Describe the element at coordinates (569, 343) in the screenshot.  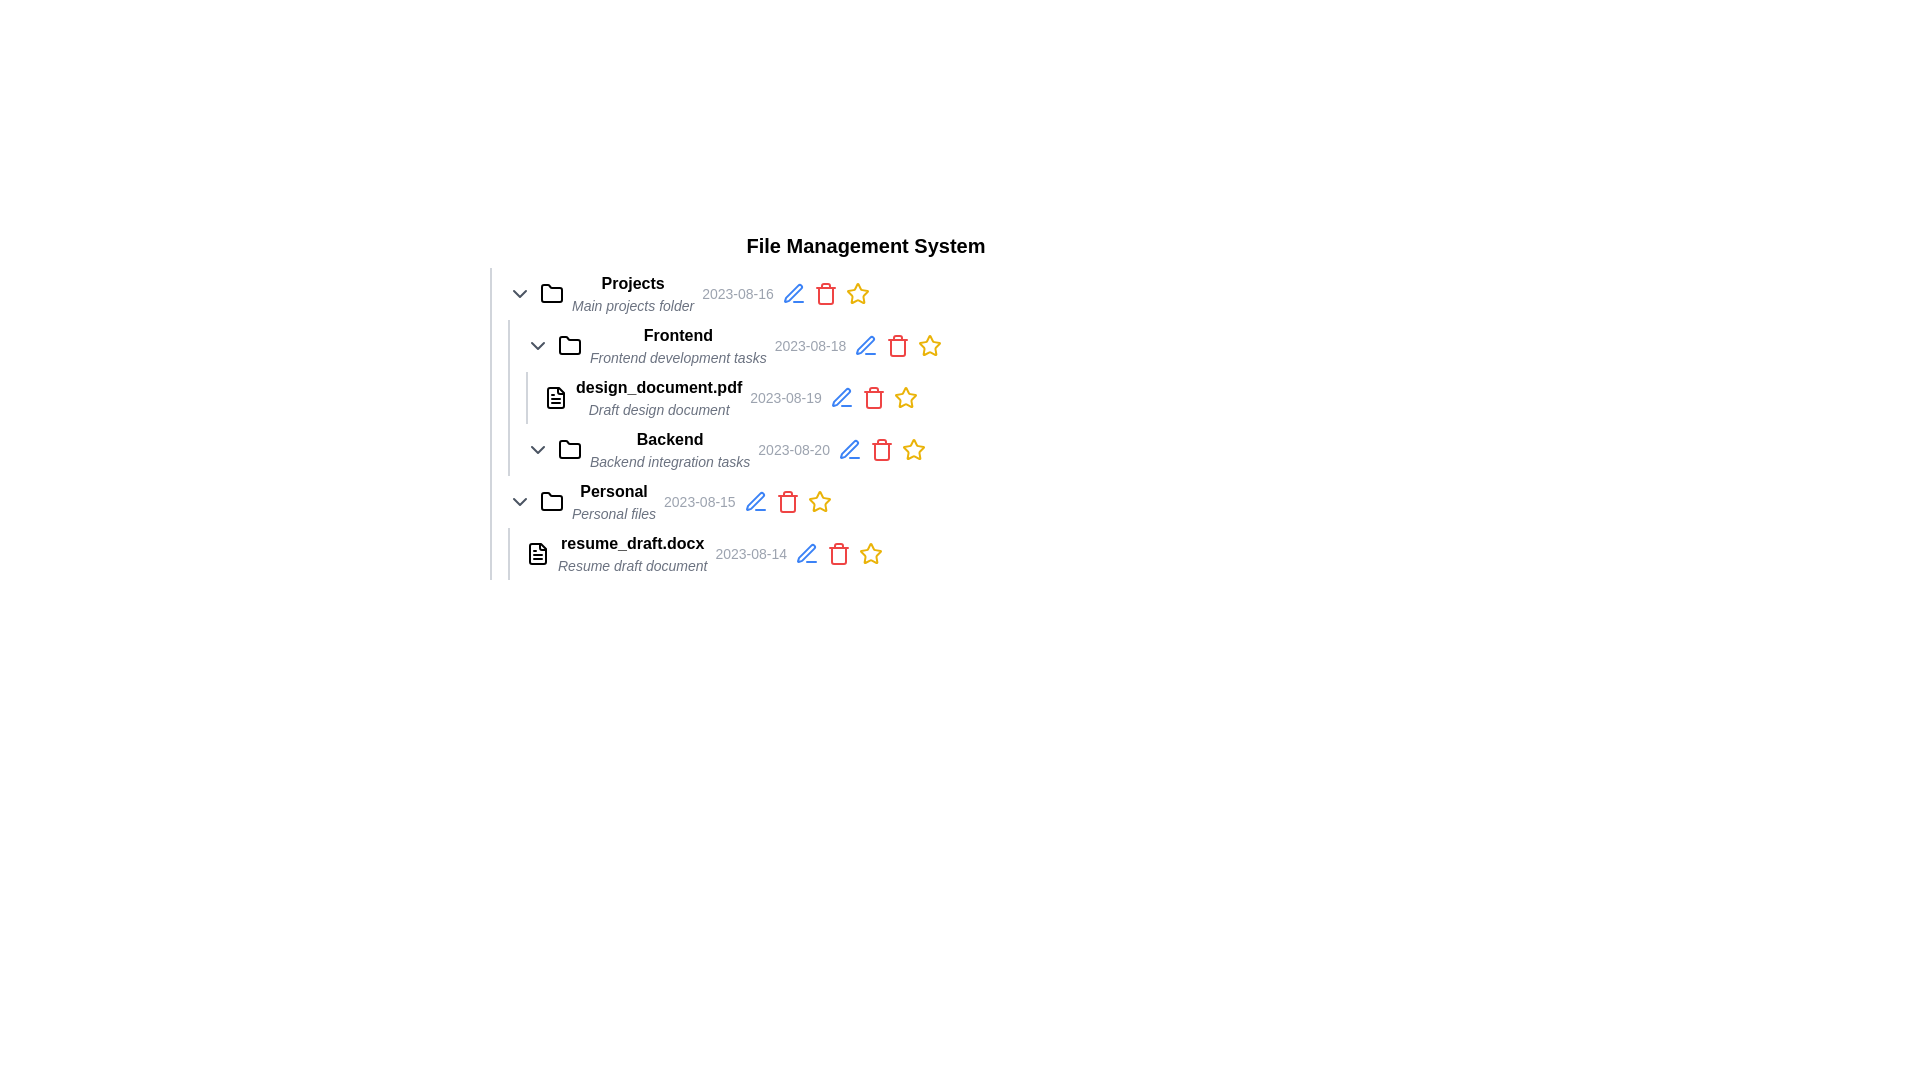
I see `the folder icon adjacent to the label 'Frontend' in the file manager interface, which is styled as an outline graphic with rounded edges and a slight flap at the top left` at that location.